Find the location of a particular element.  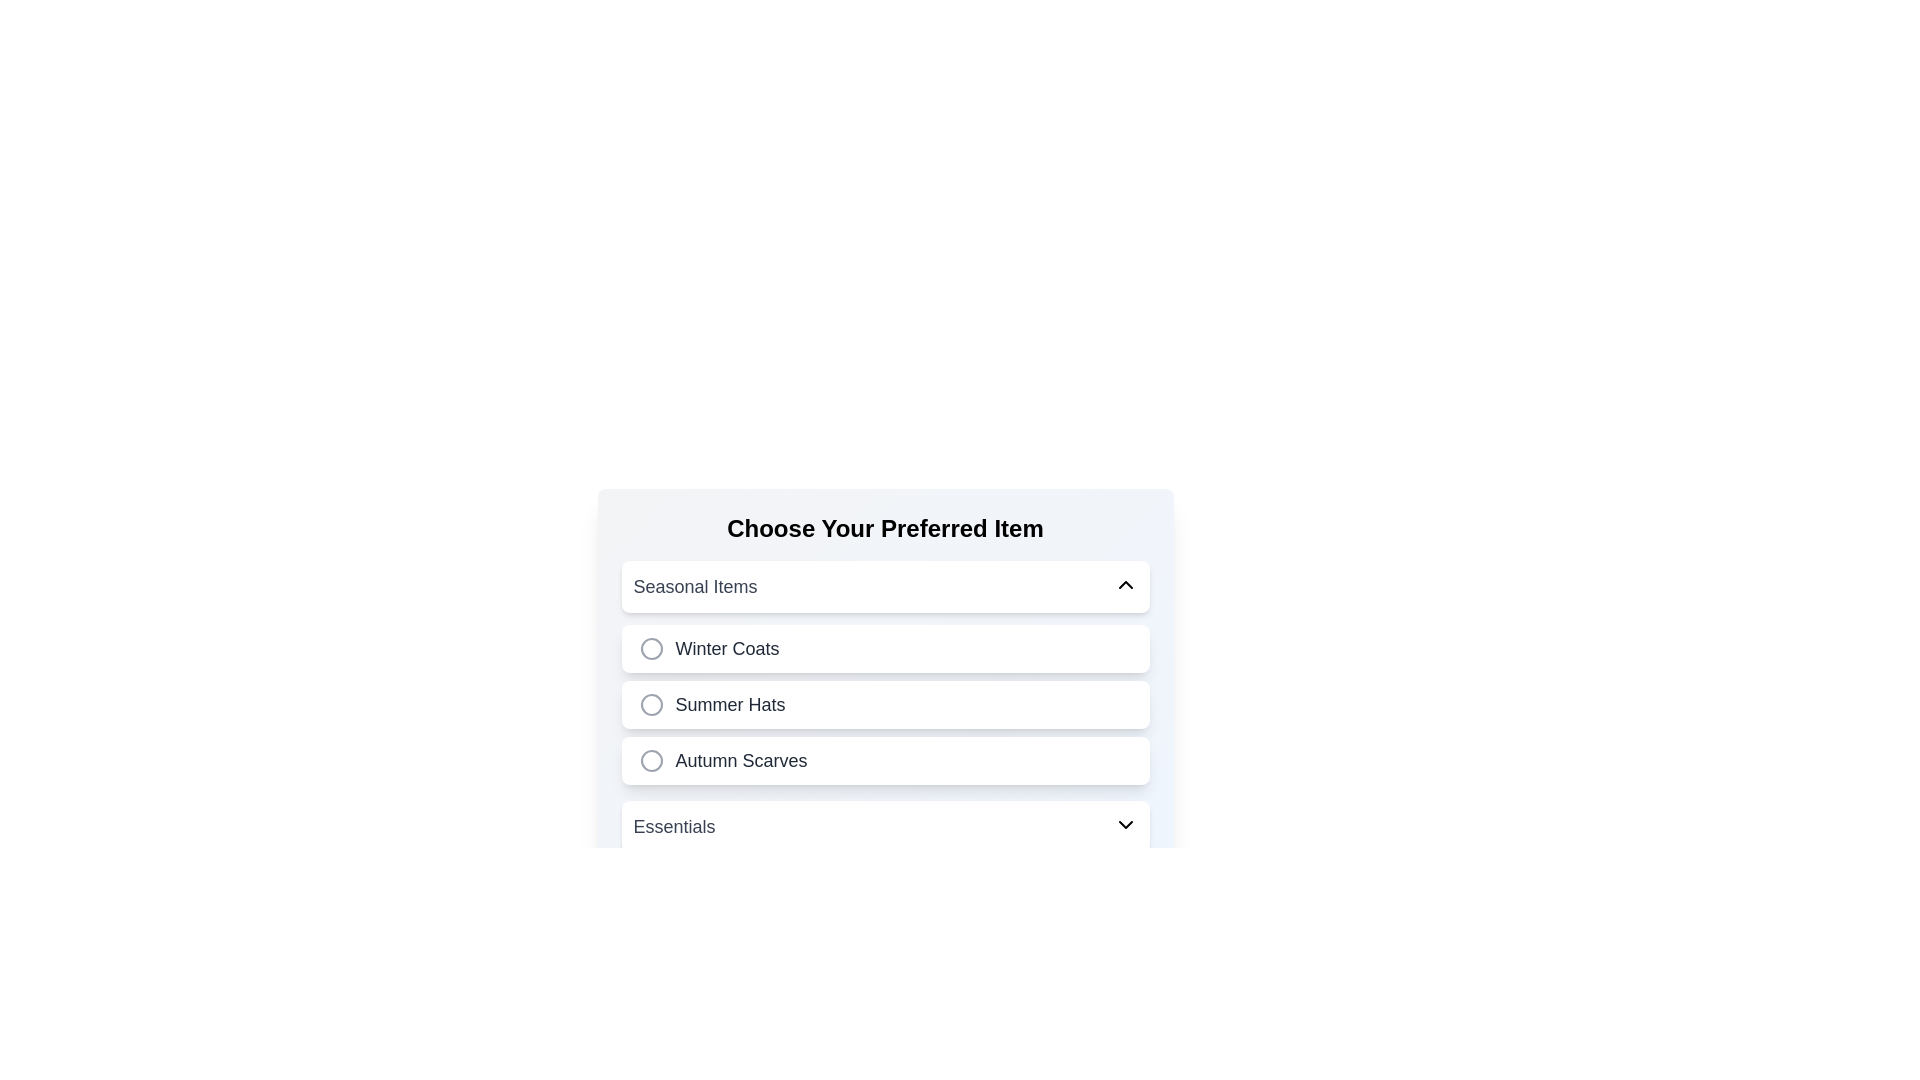

text label indicating the option for 'Winter Coats' located in the second row of the 'Seasonal Items' section, to the right of a circular radio button is located at coordinates (726, 648).